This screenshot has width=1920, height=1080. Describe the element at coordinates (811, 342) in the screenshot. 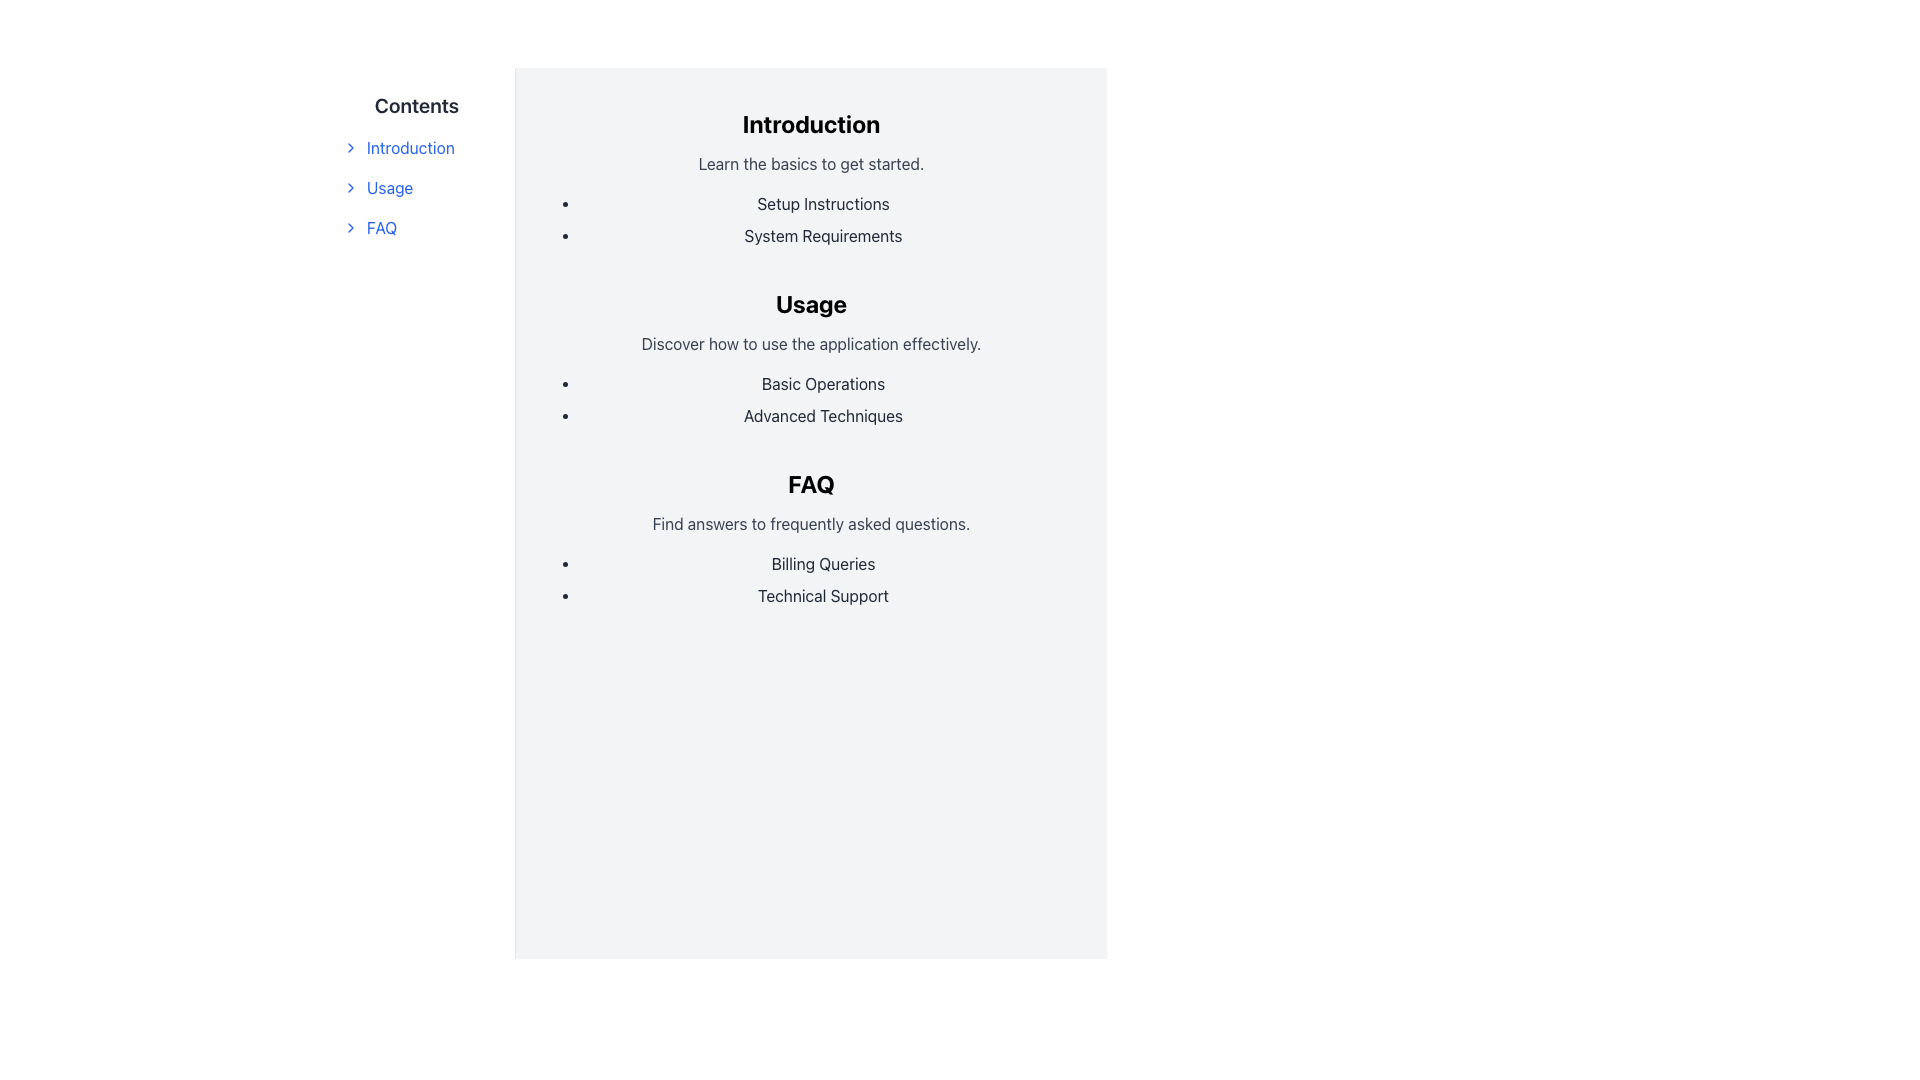

I see `the text element reading 'Discover how to use the application effectively.' located within the 'Usage' section` at that location.